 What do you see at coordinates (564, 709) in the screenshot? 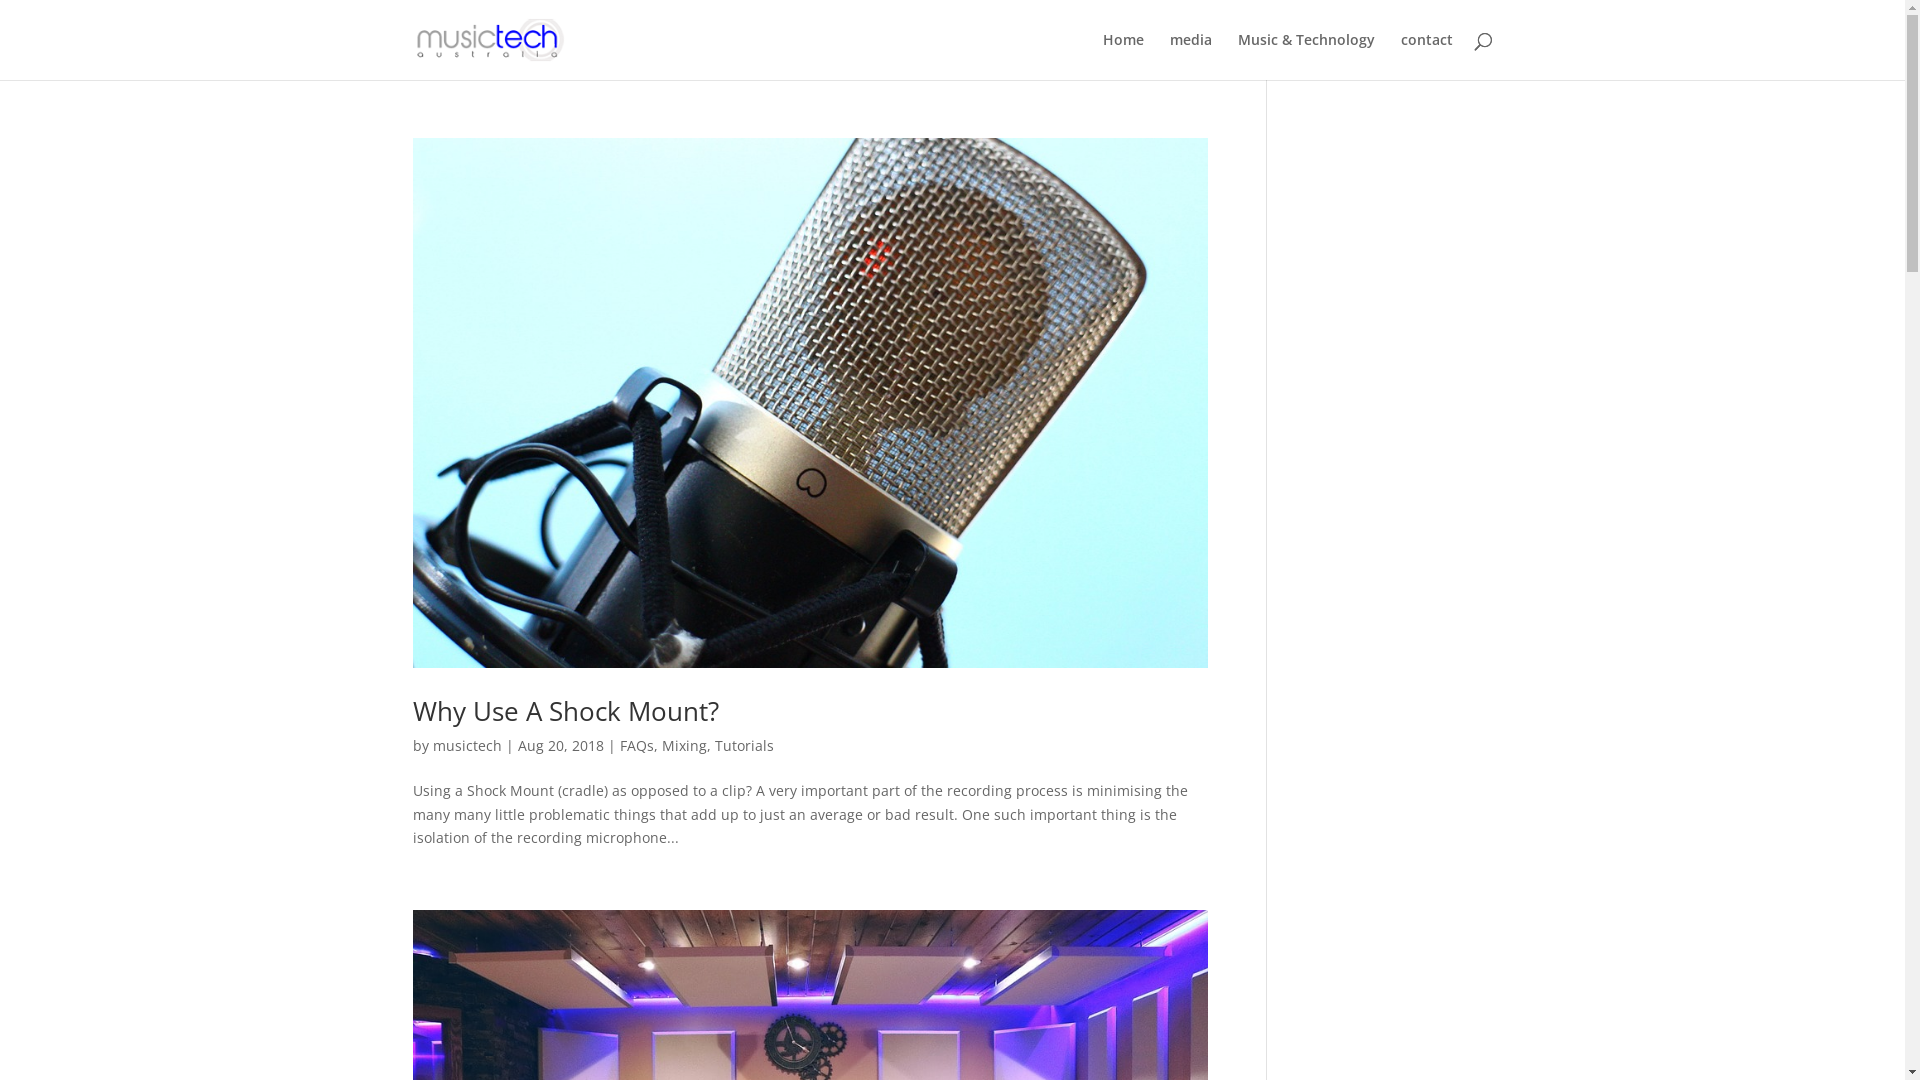
I see `'Why Use A Shock Mount?'` at bounding box center [564, 709].